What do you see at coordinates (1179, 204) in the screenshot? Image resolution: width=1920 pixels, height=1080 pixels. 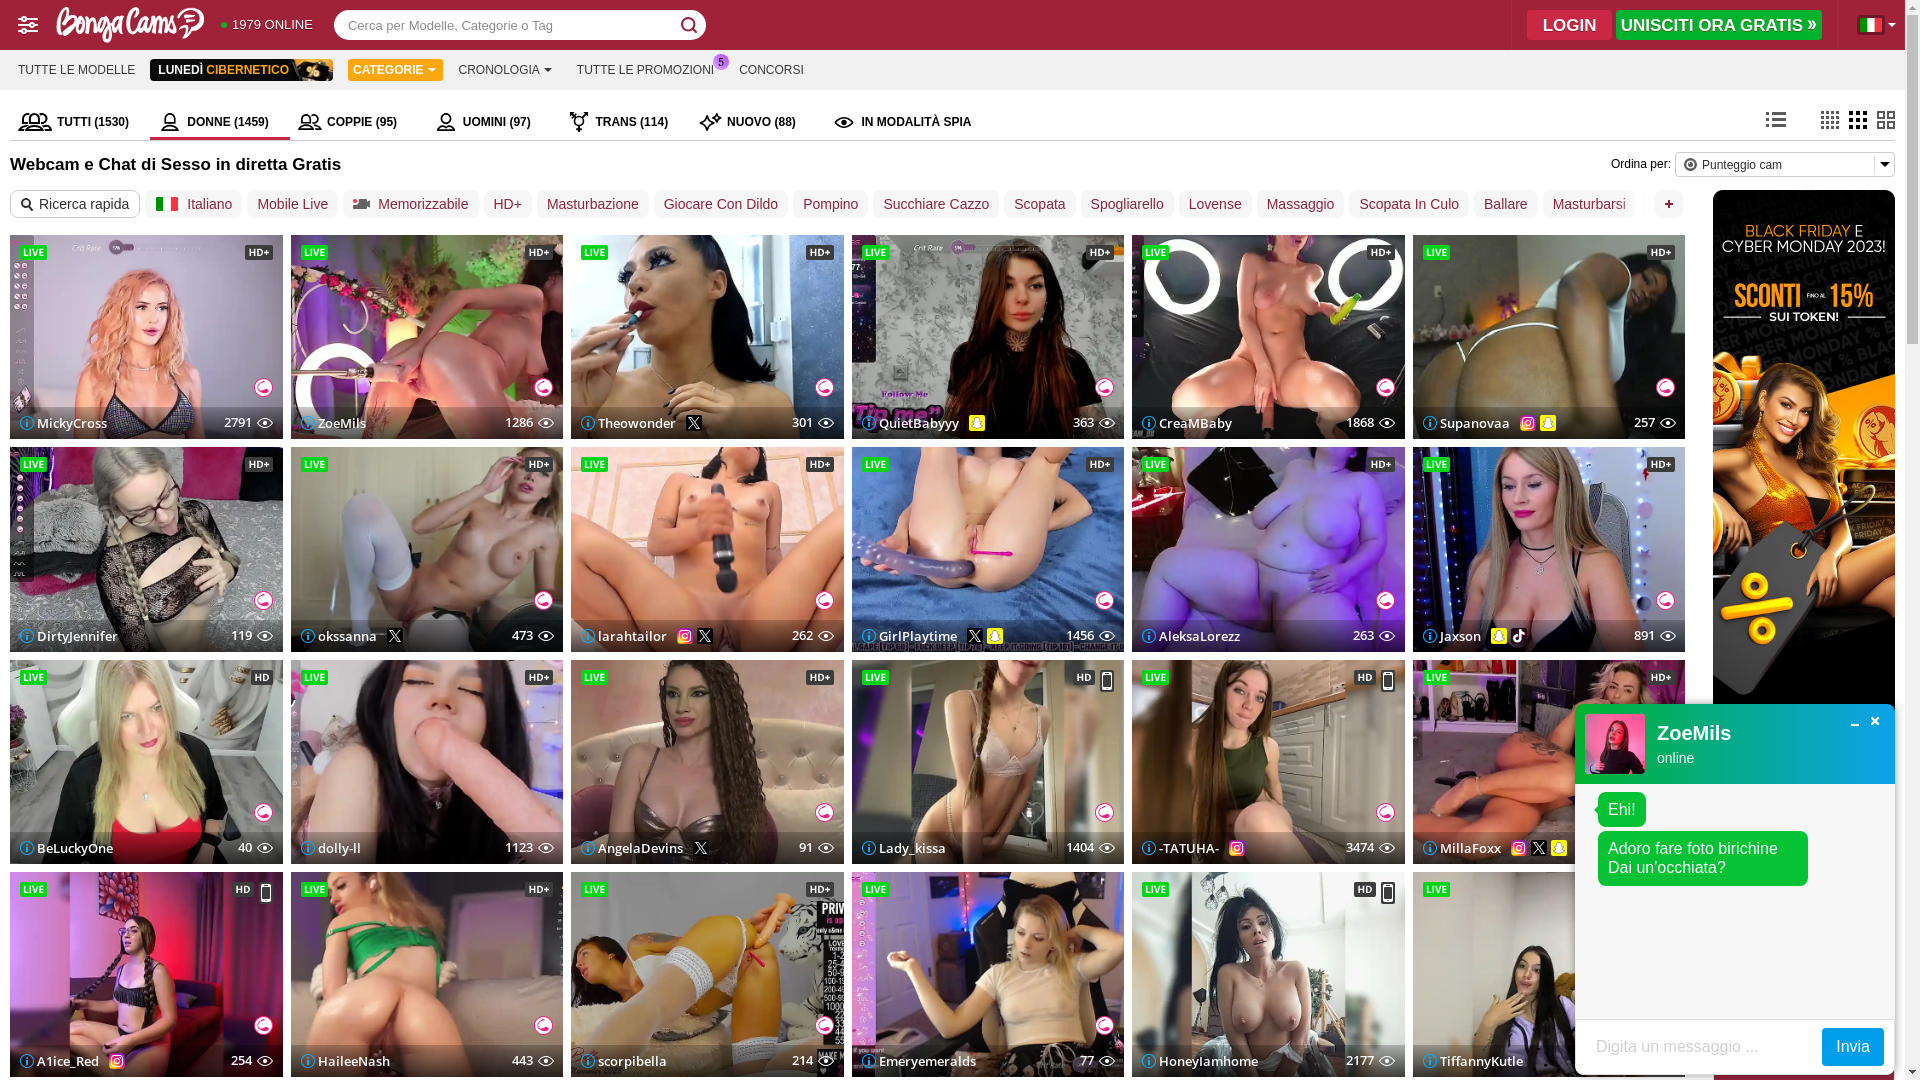 I see `'Lovense'` at bounding box center [1179, 204].